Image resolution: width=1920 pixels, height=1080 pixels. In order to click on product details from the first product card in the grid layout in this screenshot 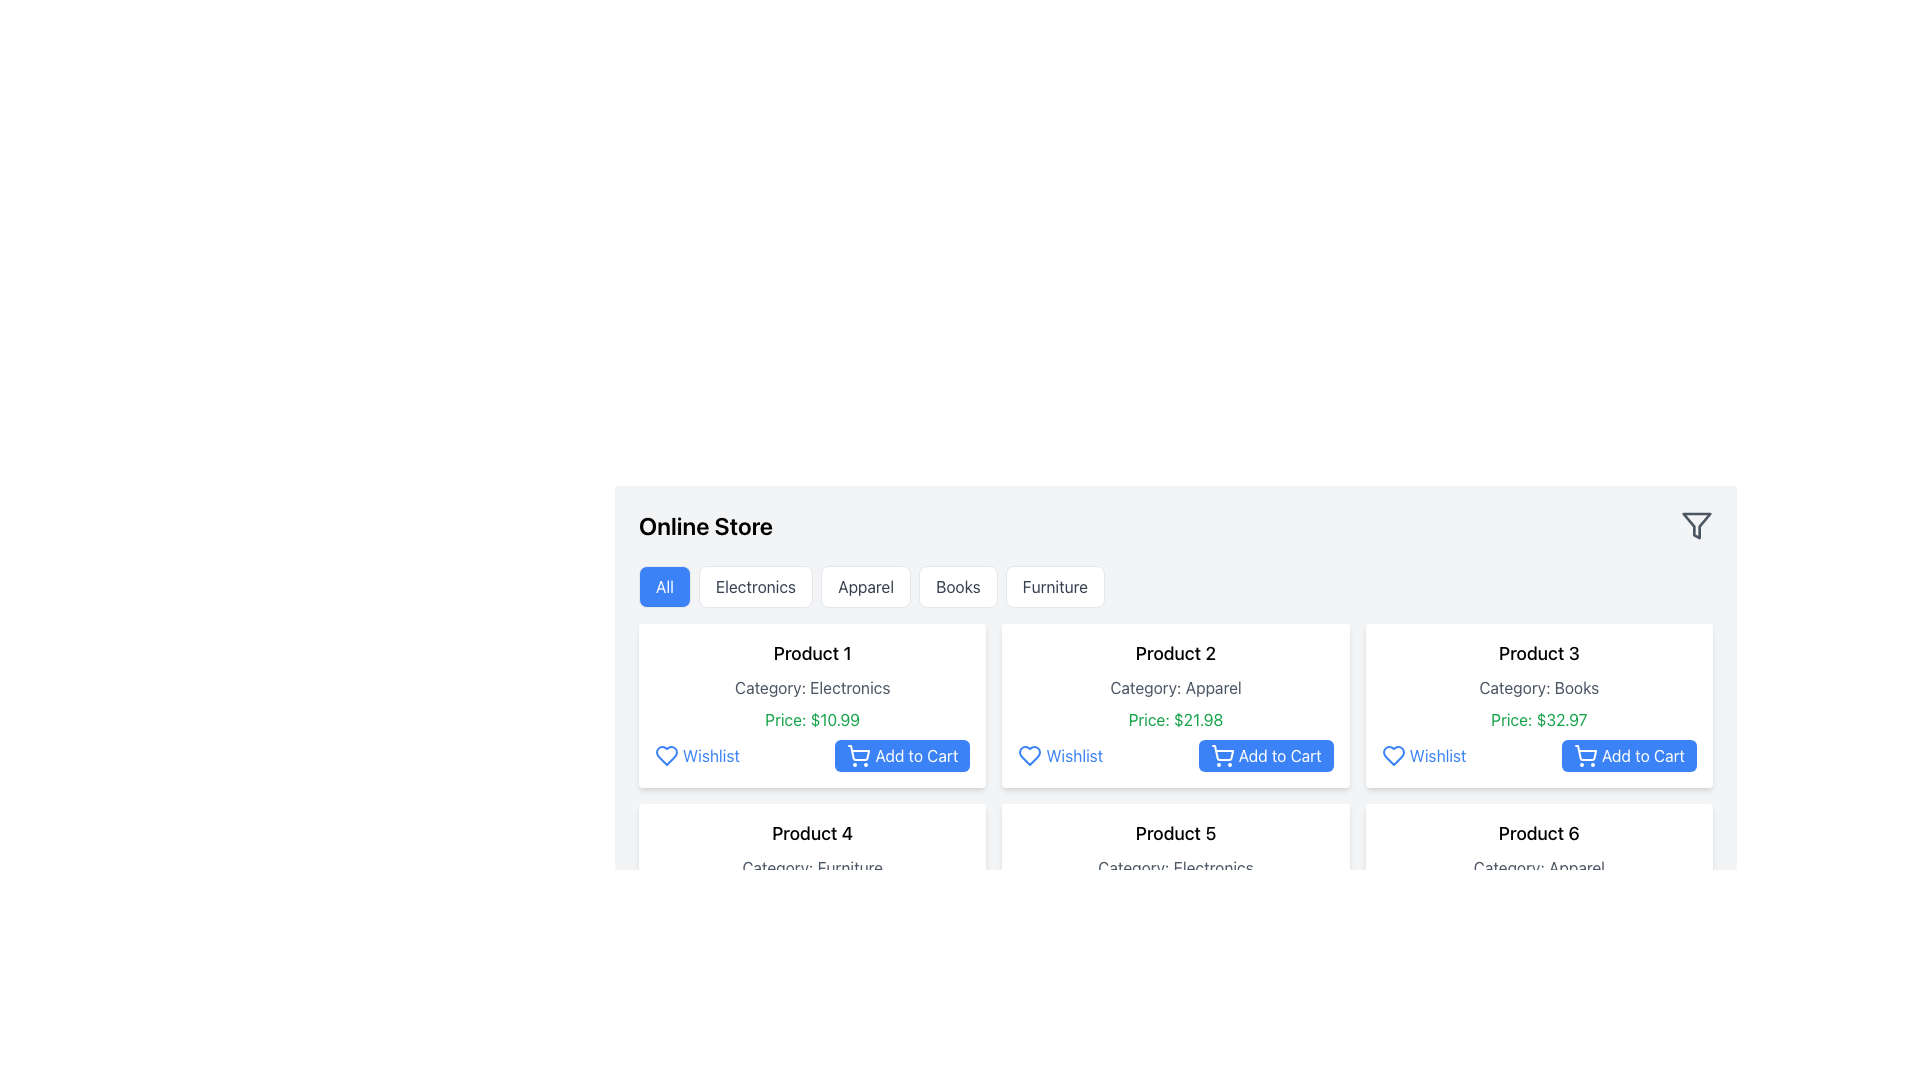, I will do `click(812, 704)`.